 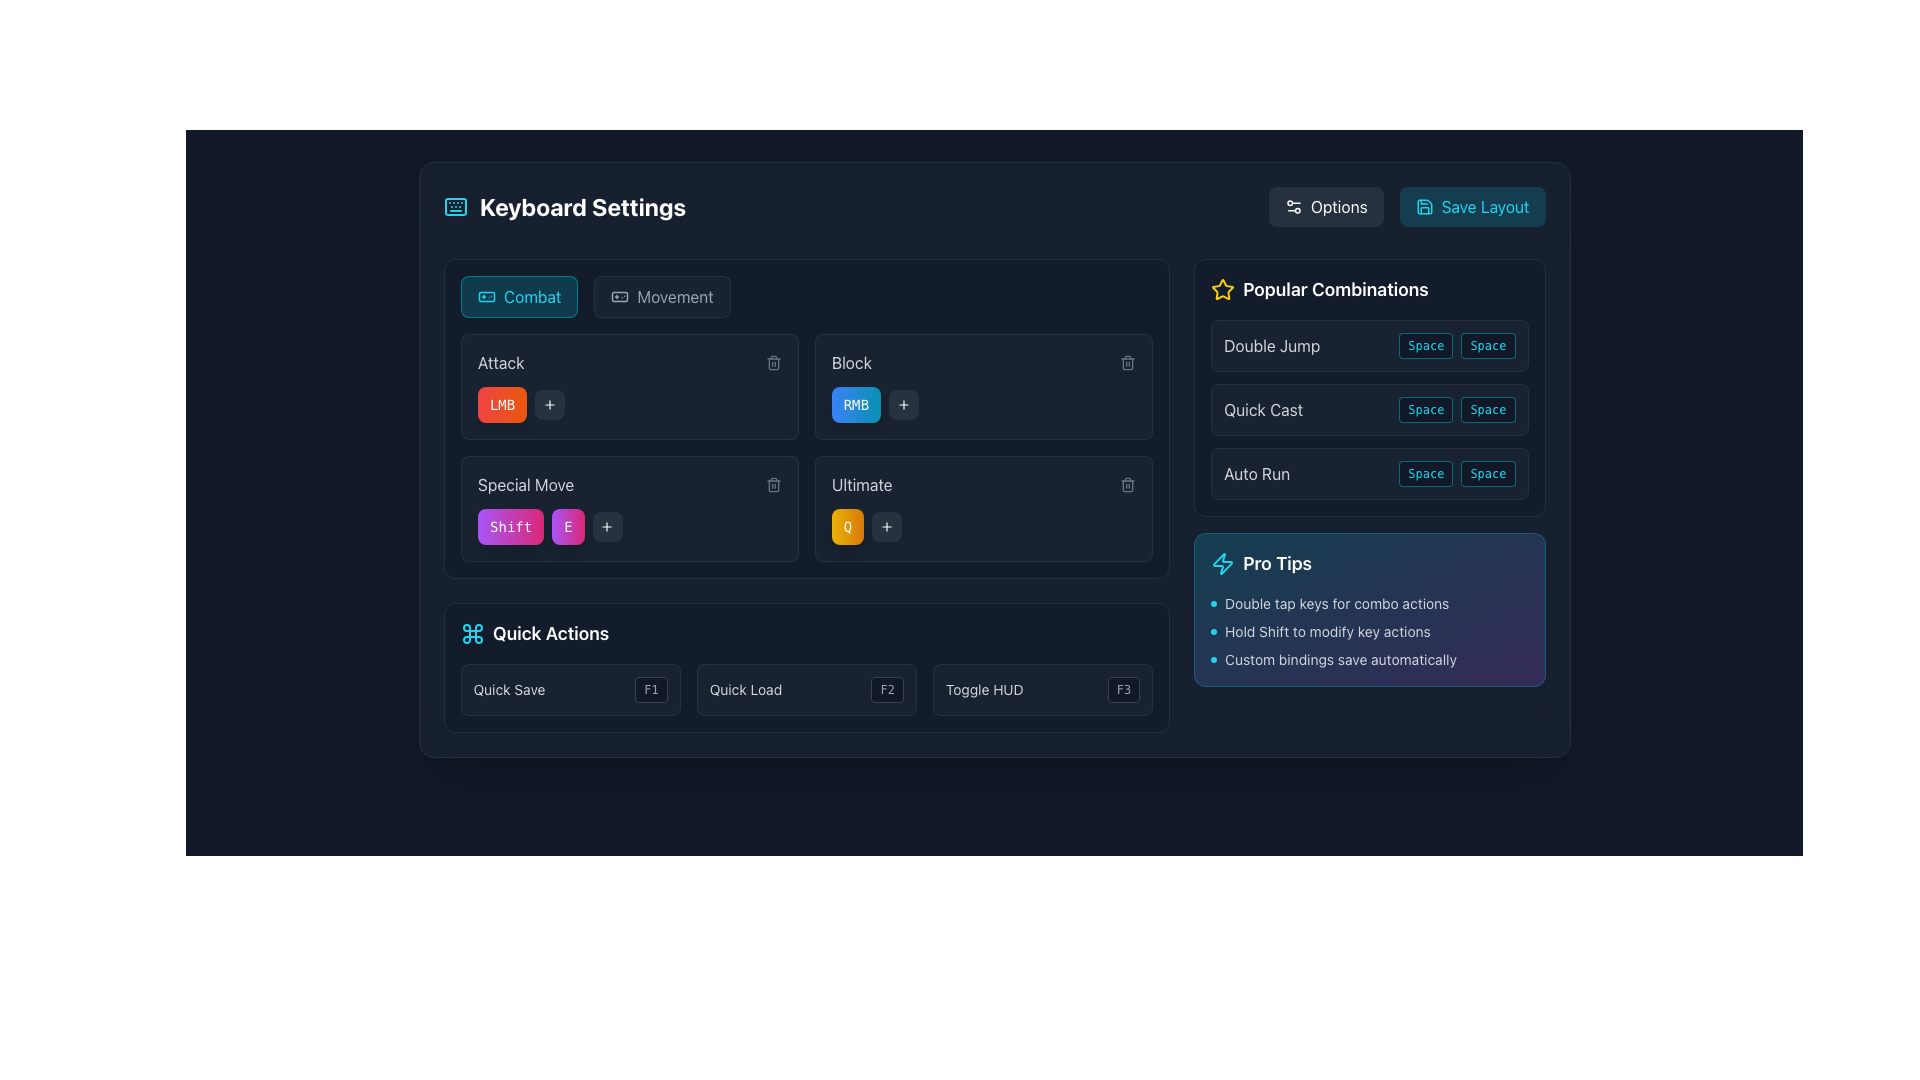 I want to click on the '+' icon located to the right of the 'LMB' button in the 'Attack' section of the 'Keyboard Settings' interface, so click(x=606, y=526).